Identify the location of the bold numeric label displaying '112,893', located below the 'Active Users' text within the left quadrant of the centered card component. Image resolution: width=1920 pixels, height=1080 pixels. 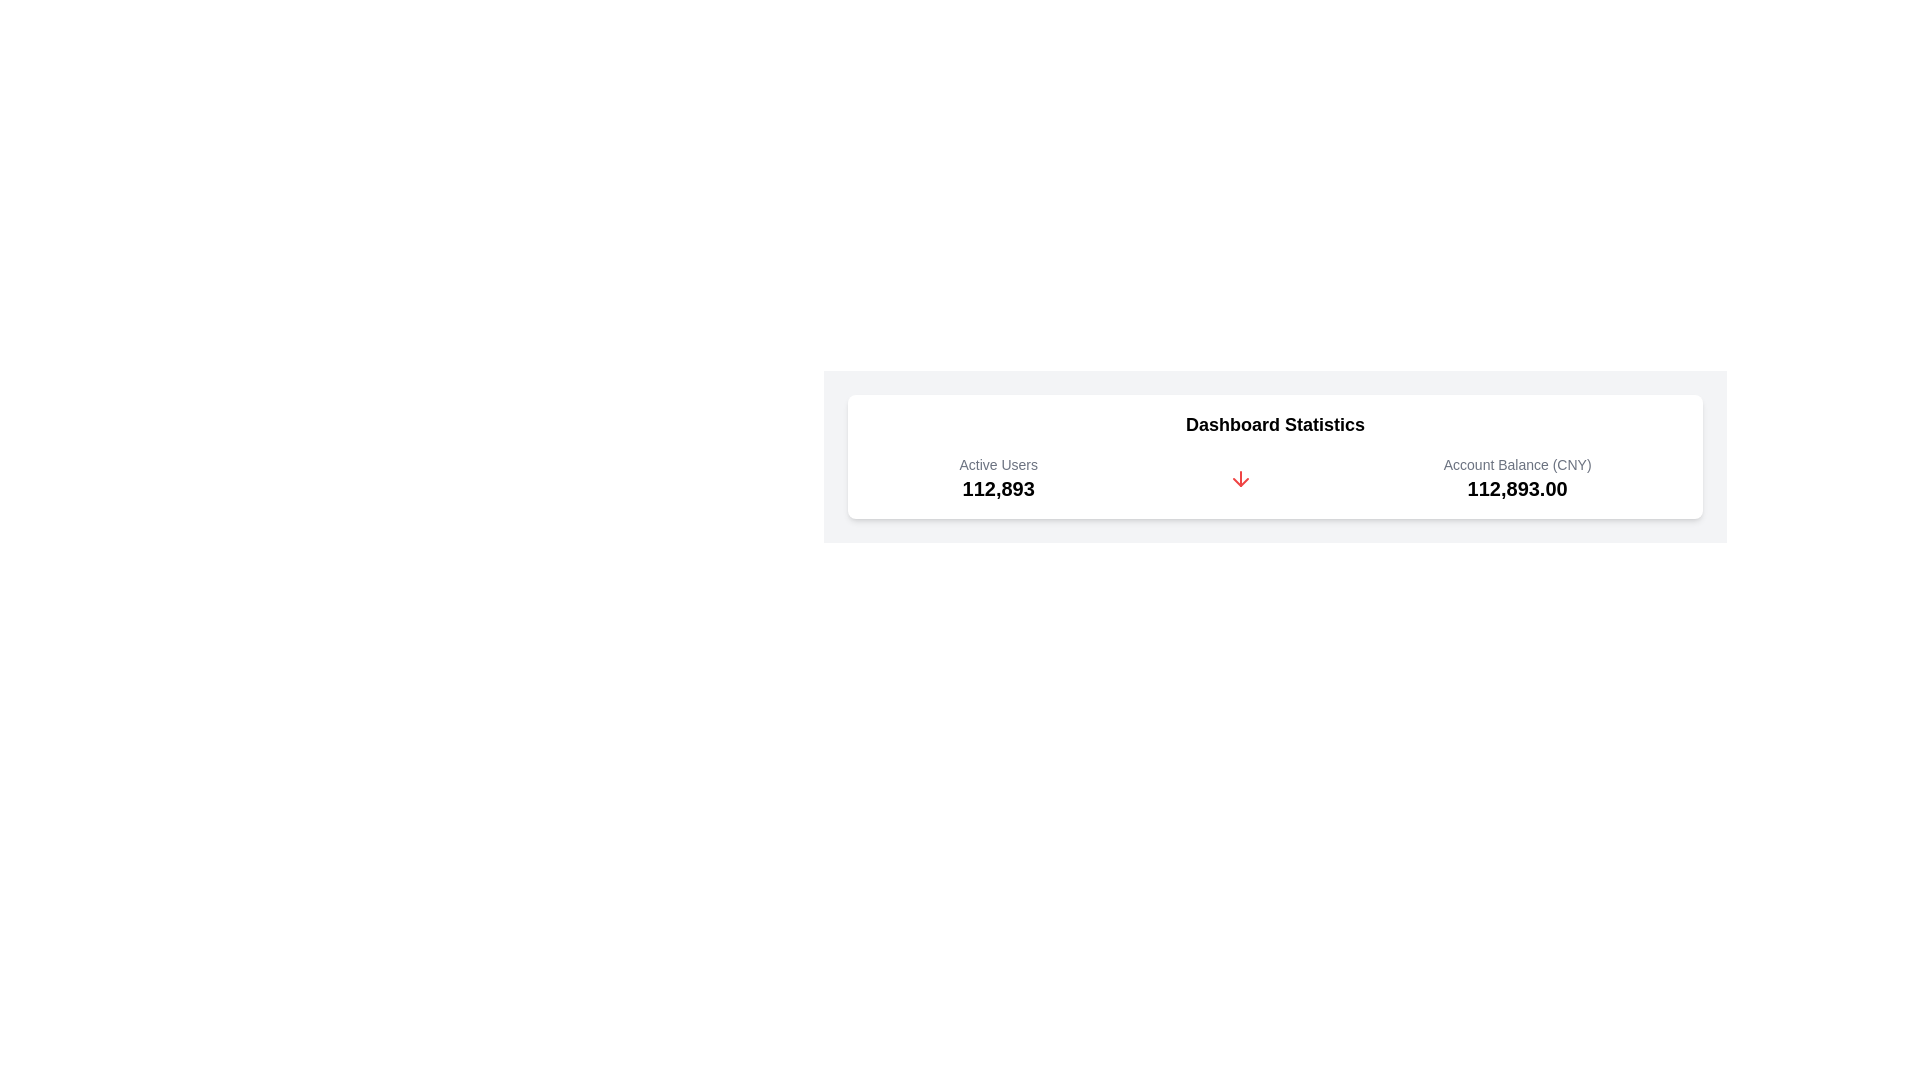
(998, 489).